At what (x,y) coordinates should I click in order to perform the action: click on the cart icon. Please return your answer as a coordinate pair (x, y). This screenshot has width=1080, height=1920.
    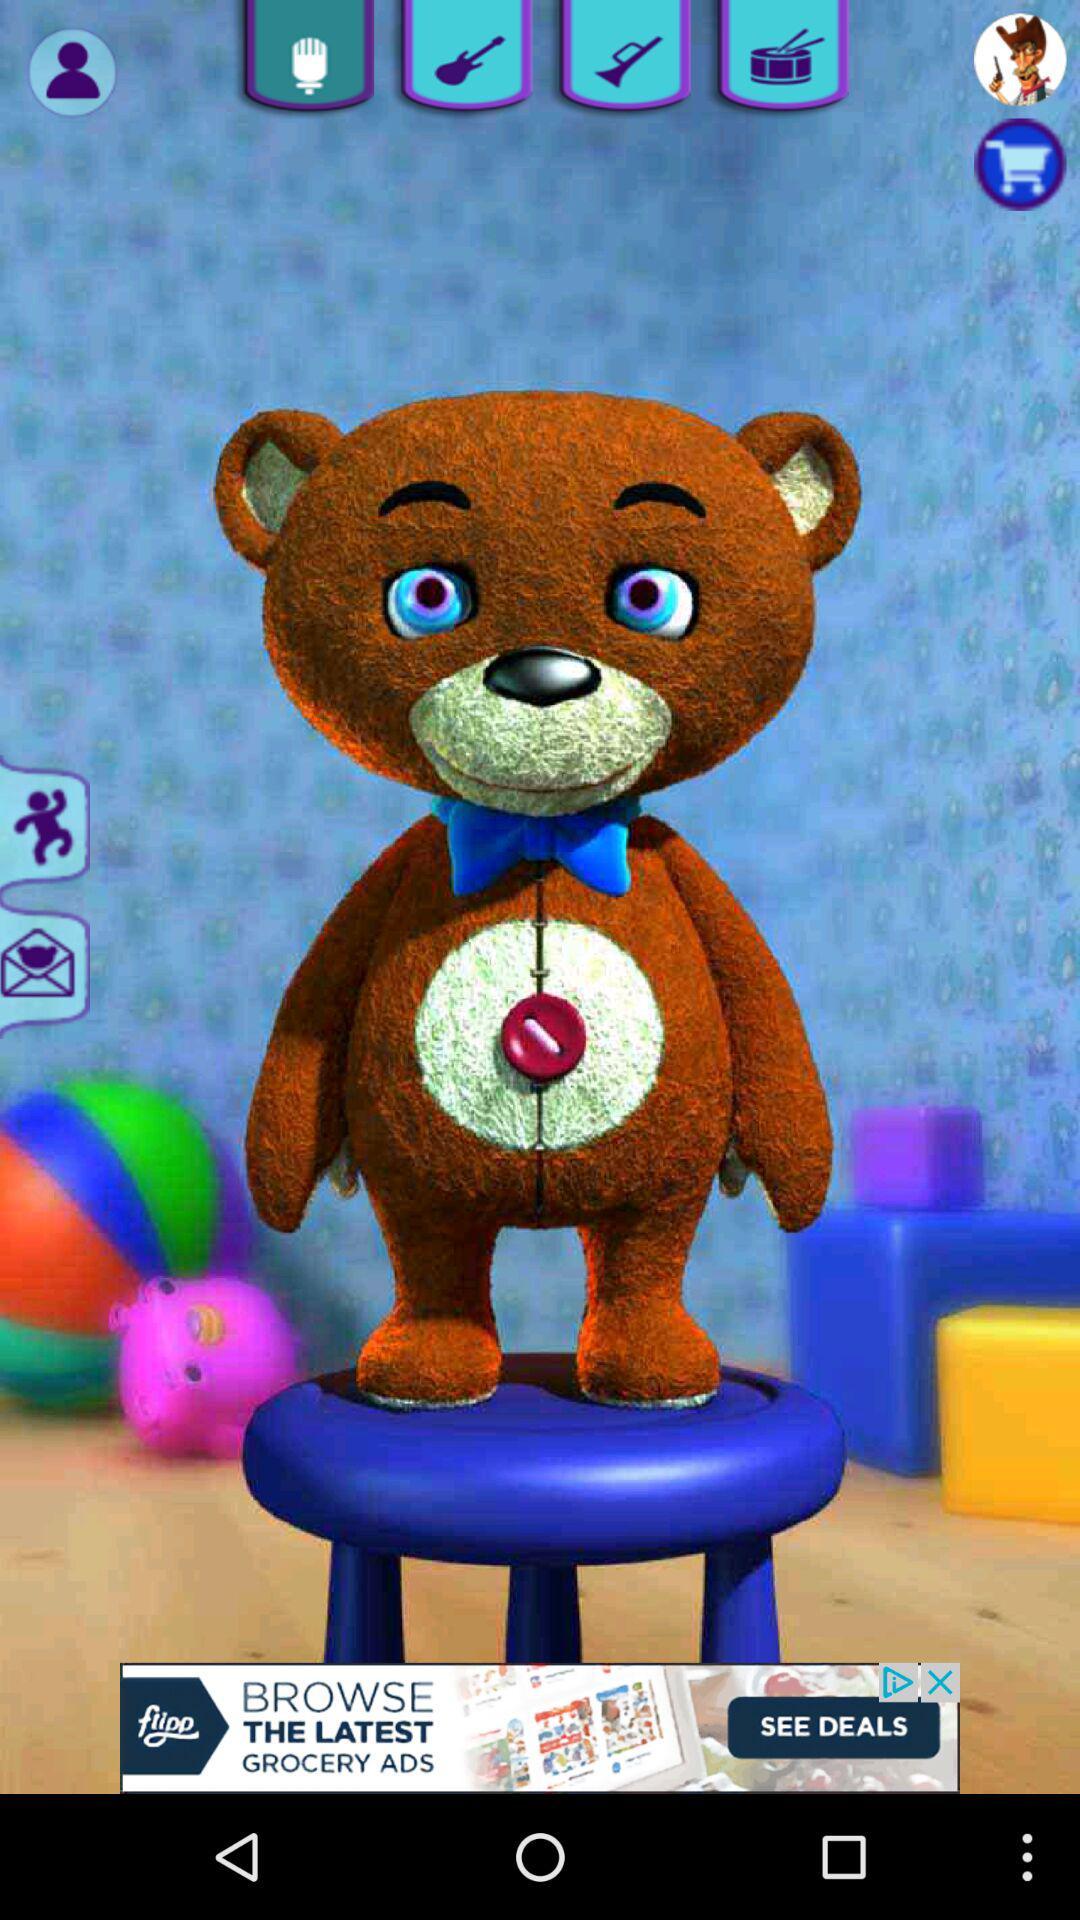
    Looking at the image, I should click on (1020, 176).